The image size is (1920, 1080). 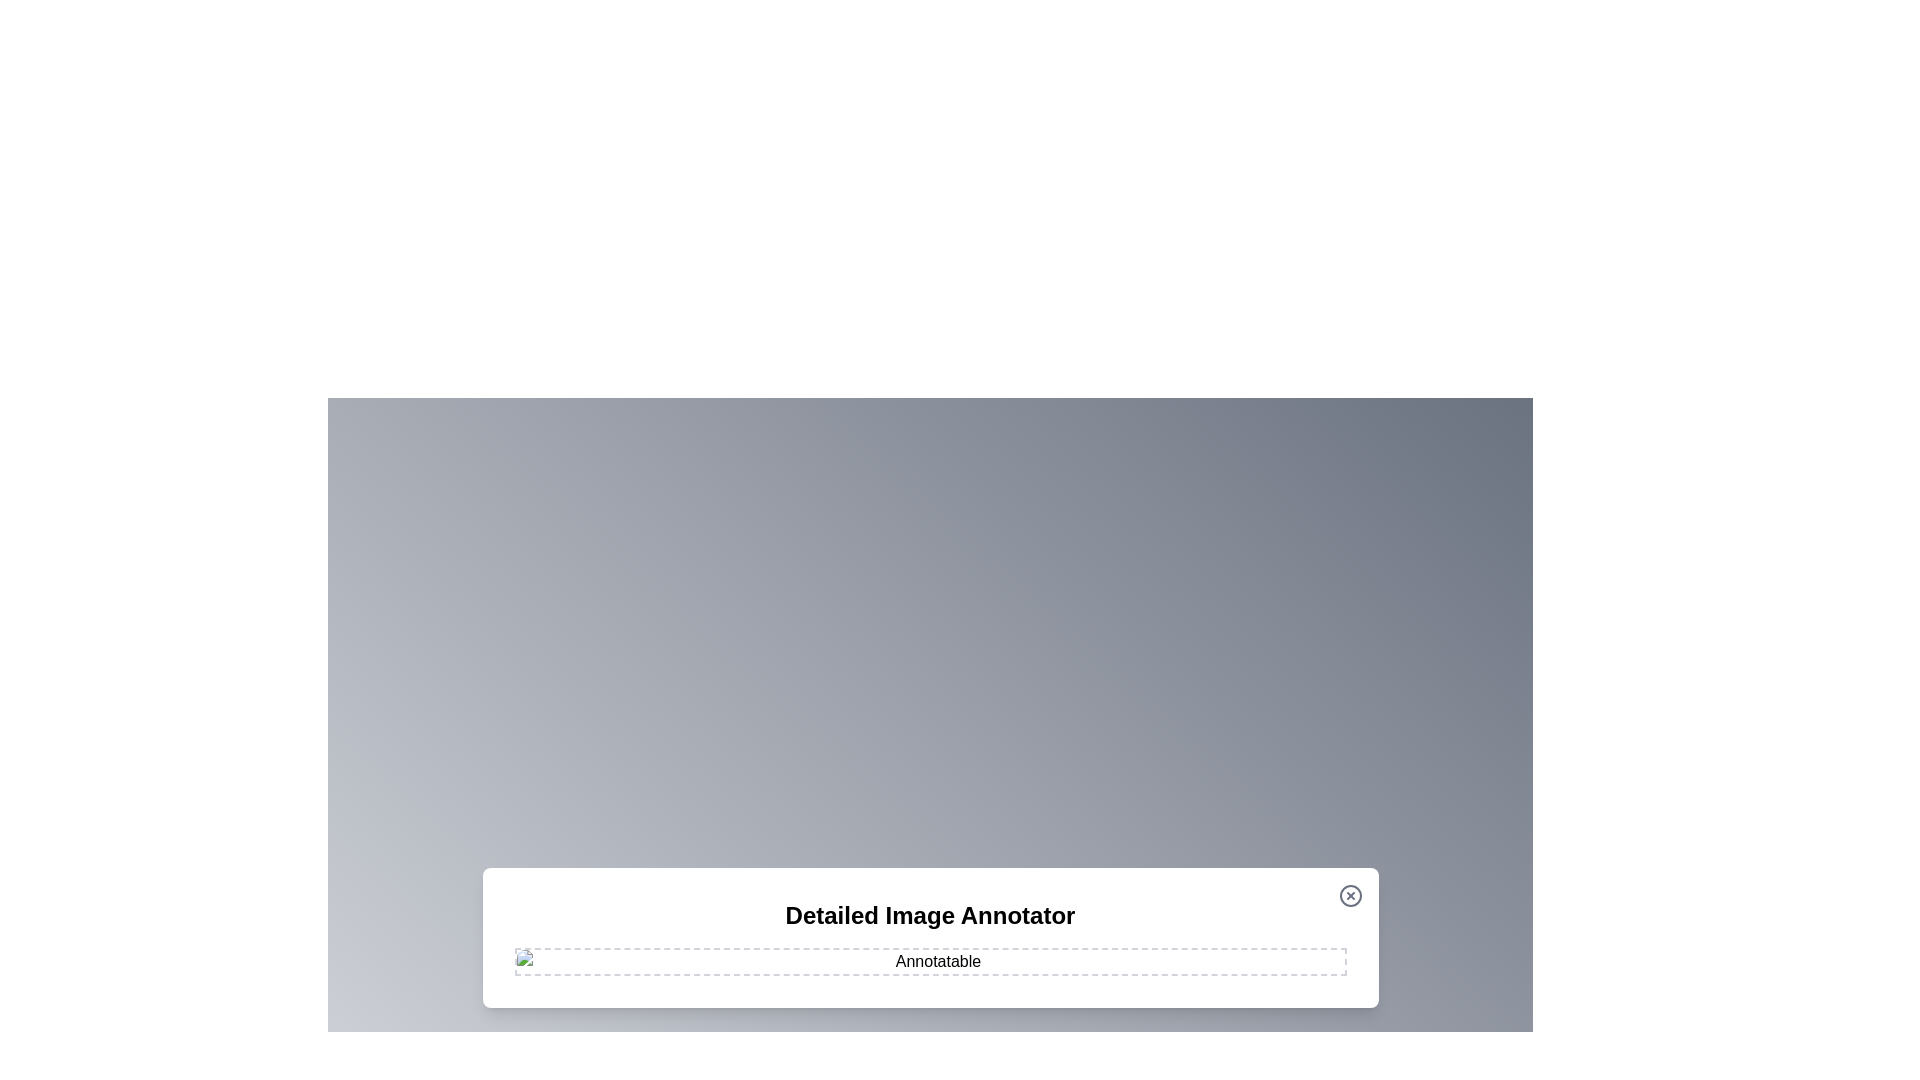 I want to click on the image at coordinates (1237, 950) to add an annotation, so click(x=1236, y=948).